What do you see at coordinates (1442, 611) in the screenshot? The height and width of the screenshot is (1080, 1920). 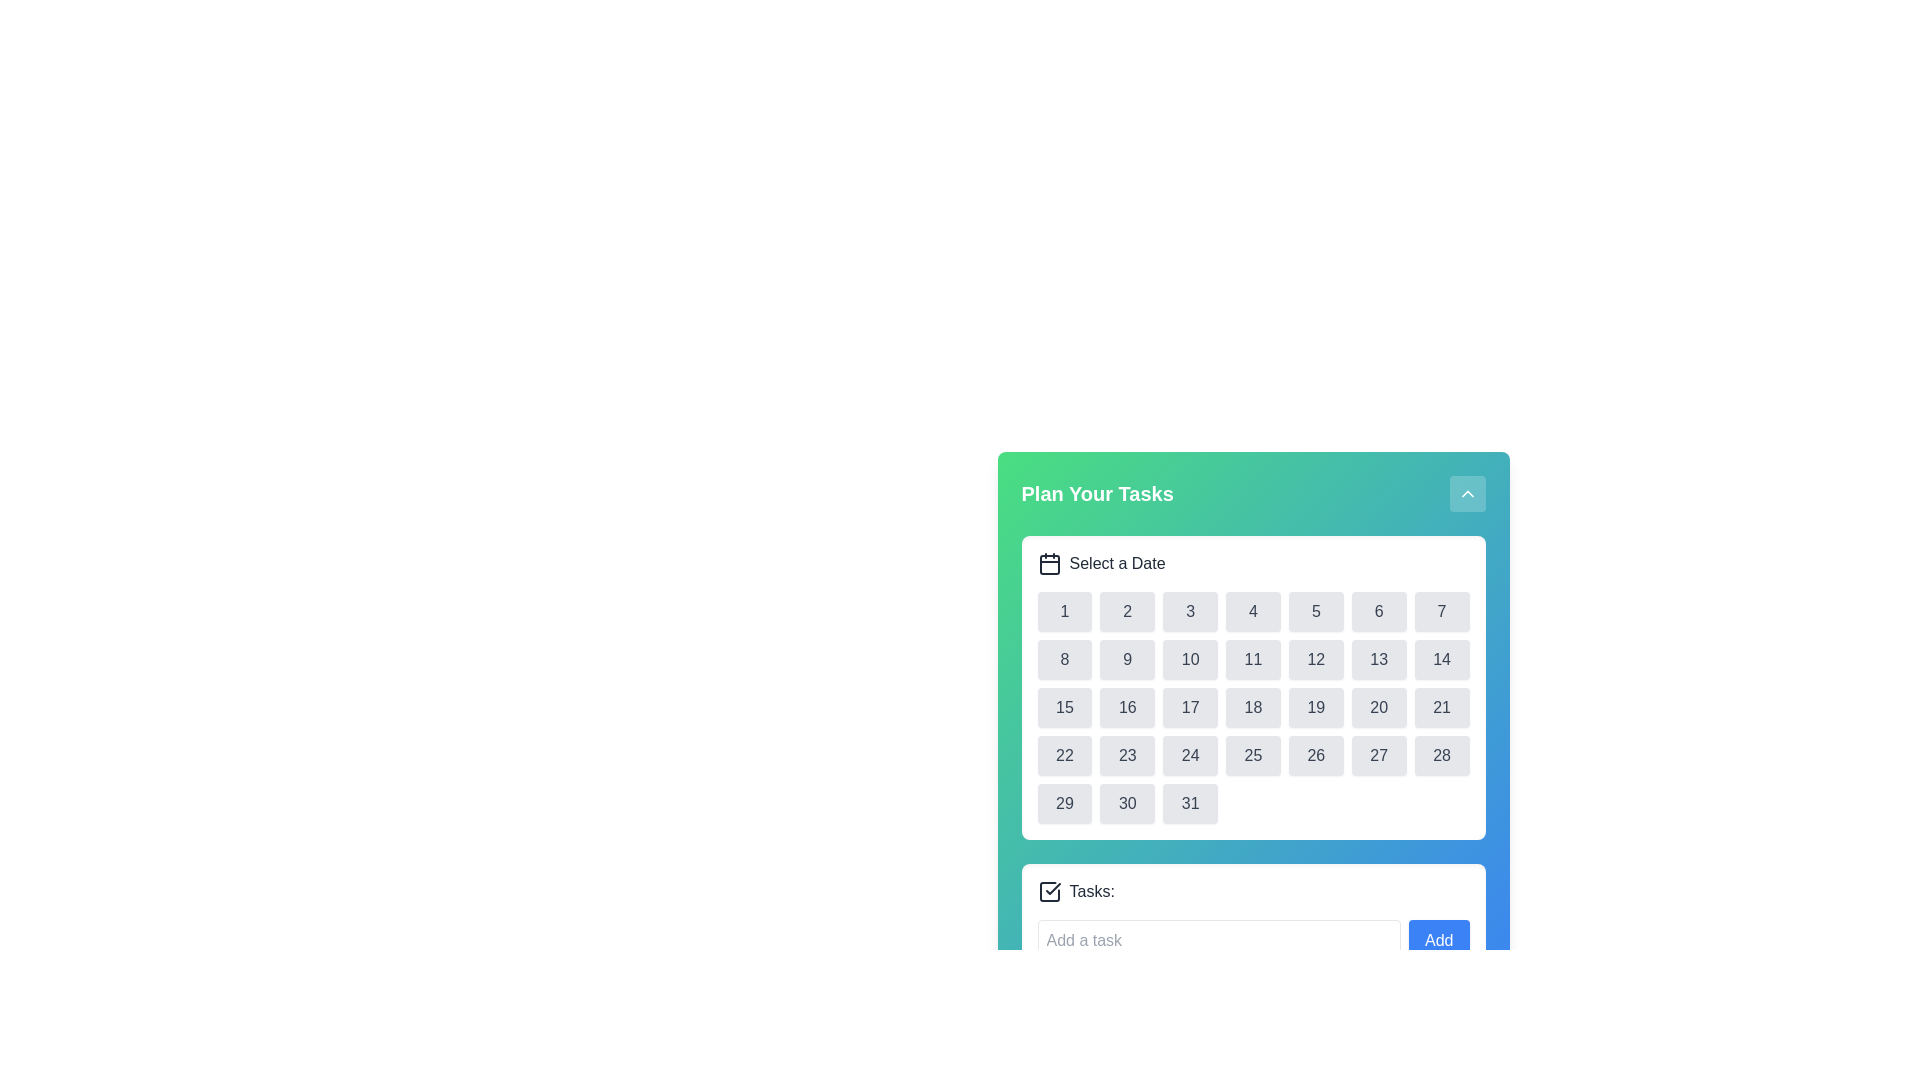 I see `the button displaying the number '7' with a light gray background and rounded corners` at bounding box center [1442, 611].